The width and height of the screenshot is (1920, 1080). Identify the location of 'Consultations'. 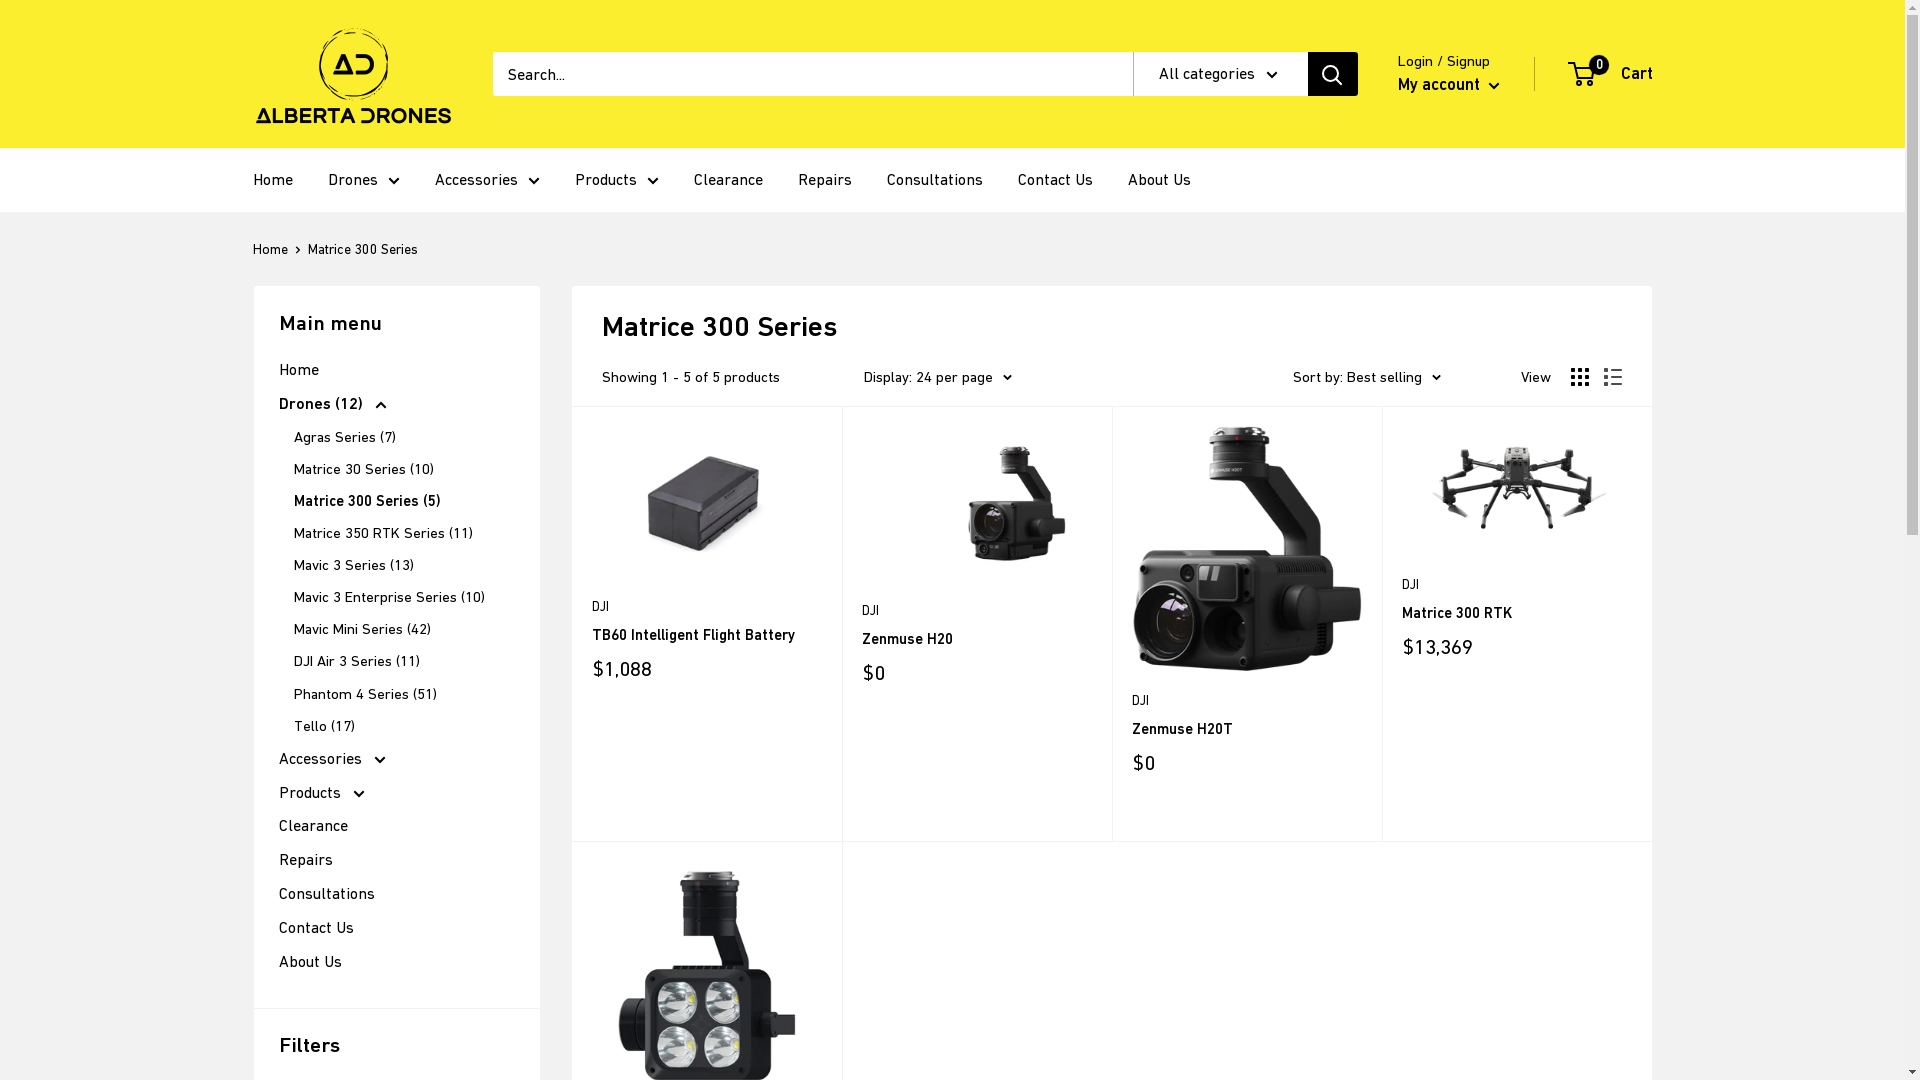
(933, 180).